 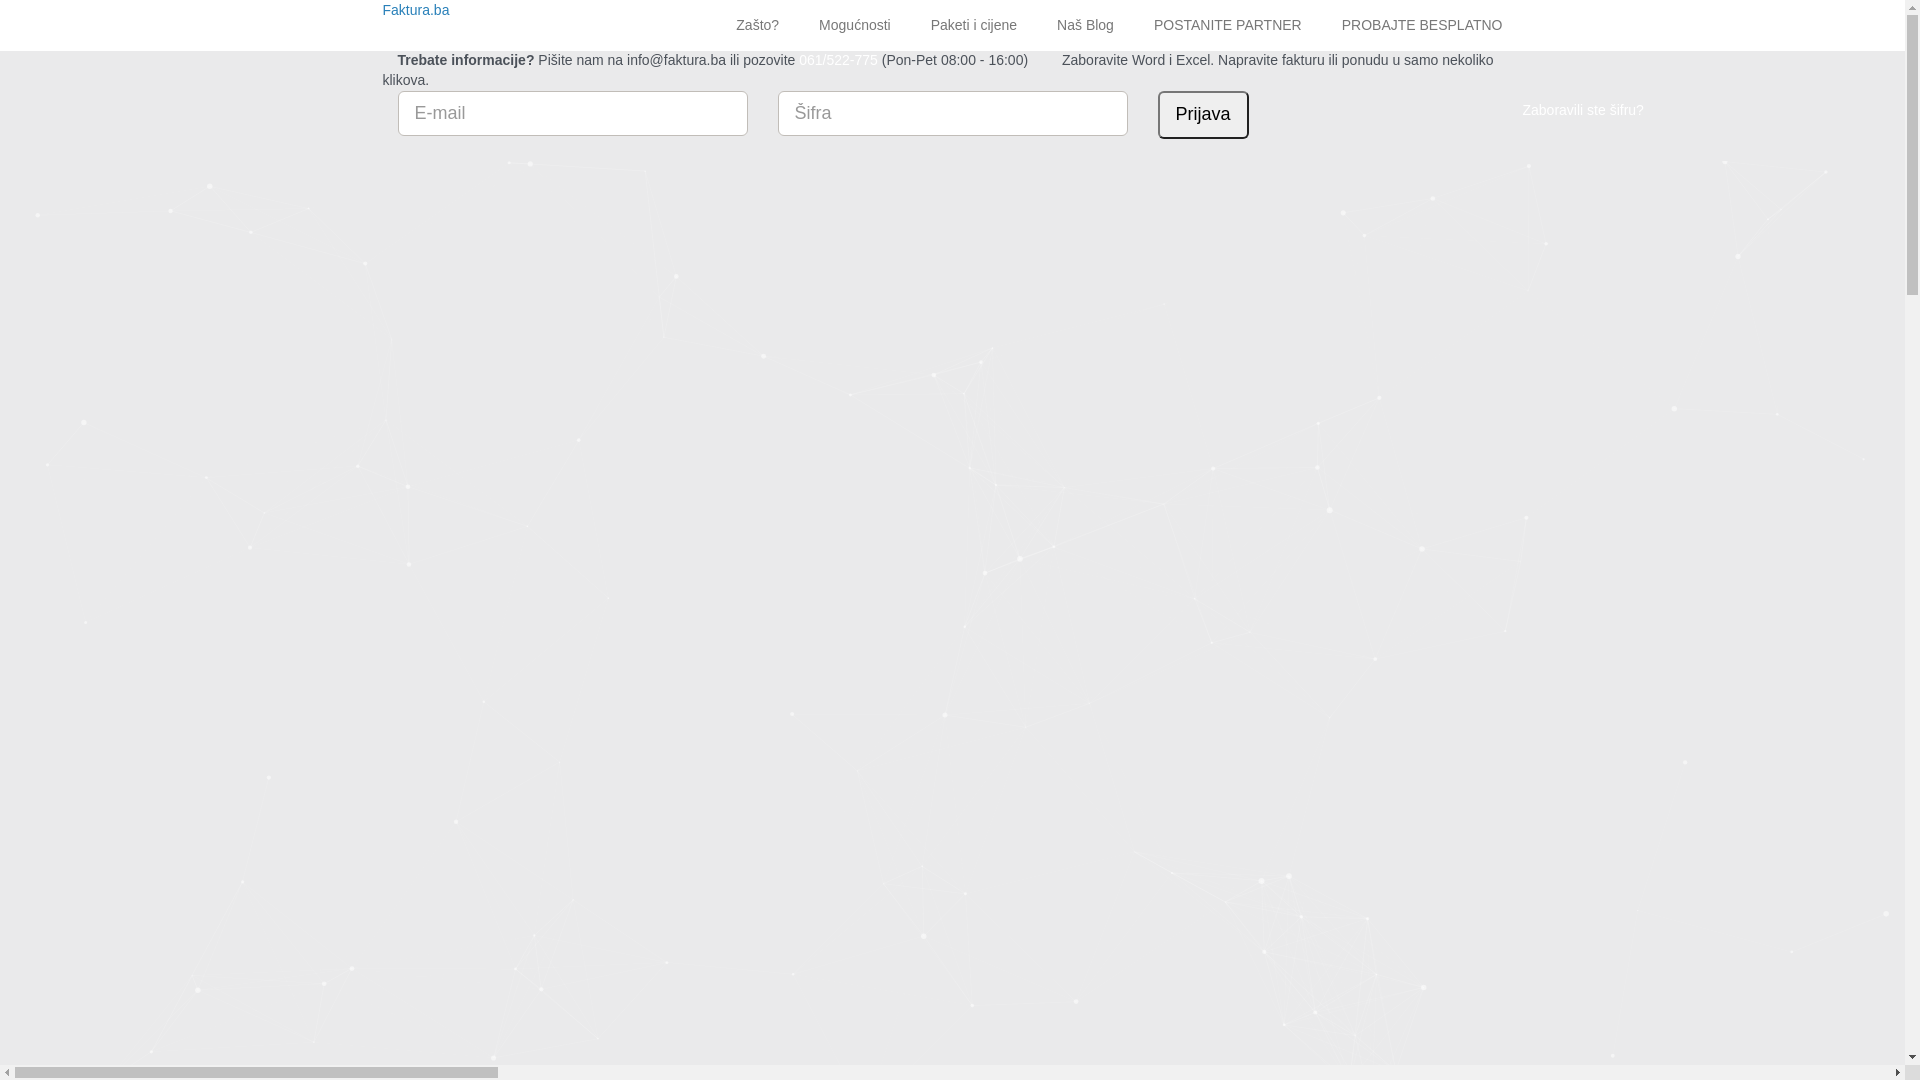 What do you see at coordinates (838, 59) in the screenshot?
I see `'061/522-775'` at bounding box center [838, 59].